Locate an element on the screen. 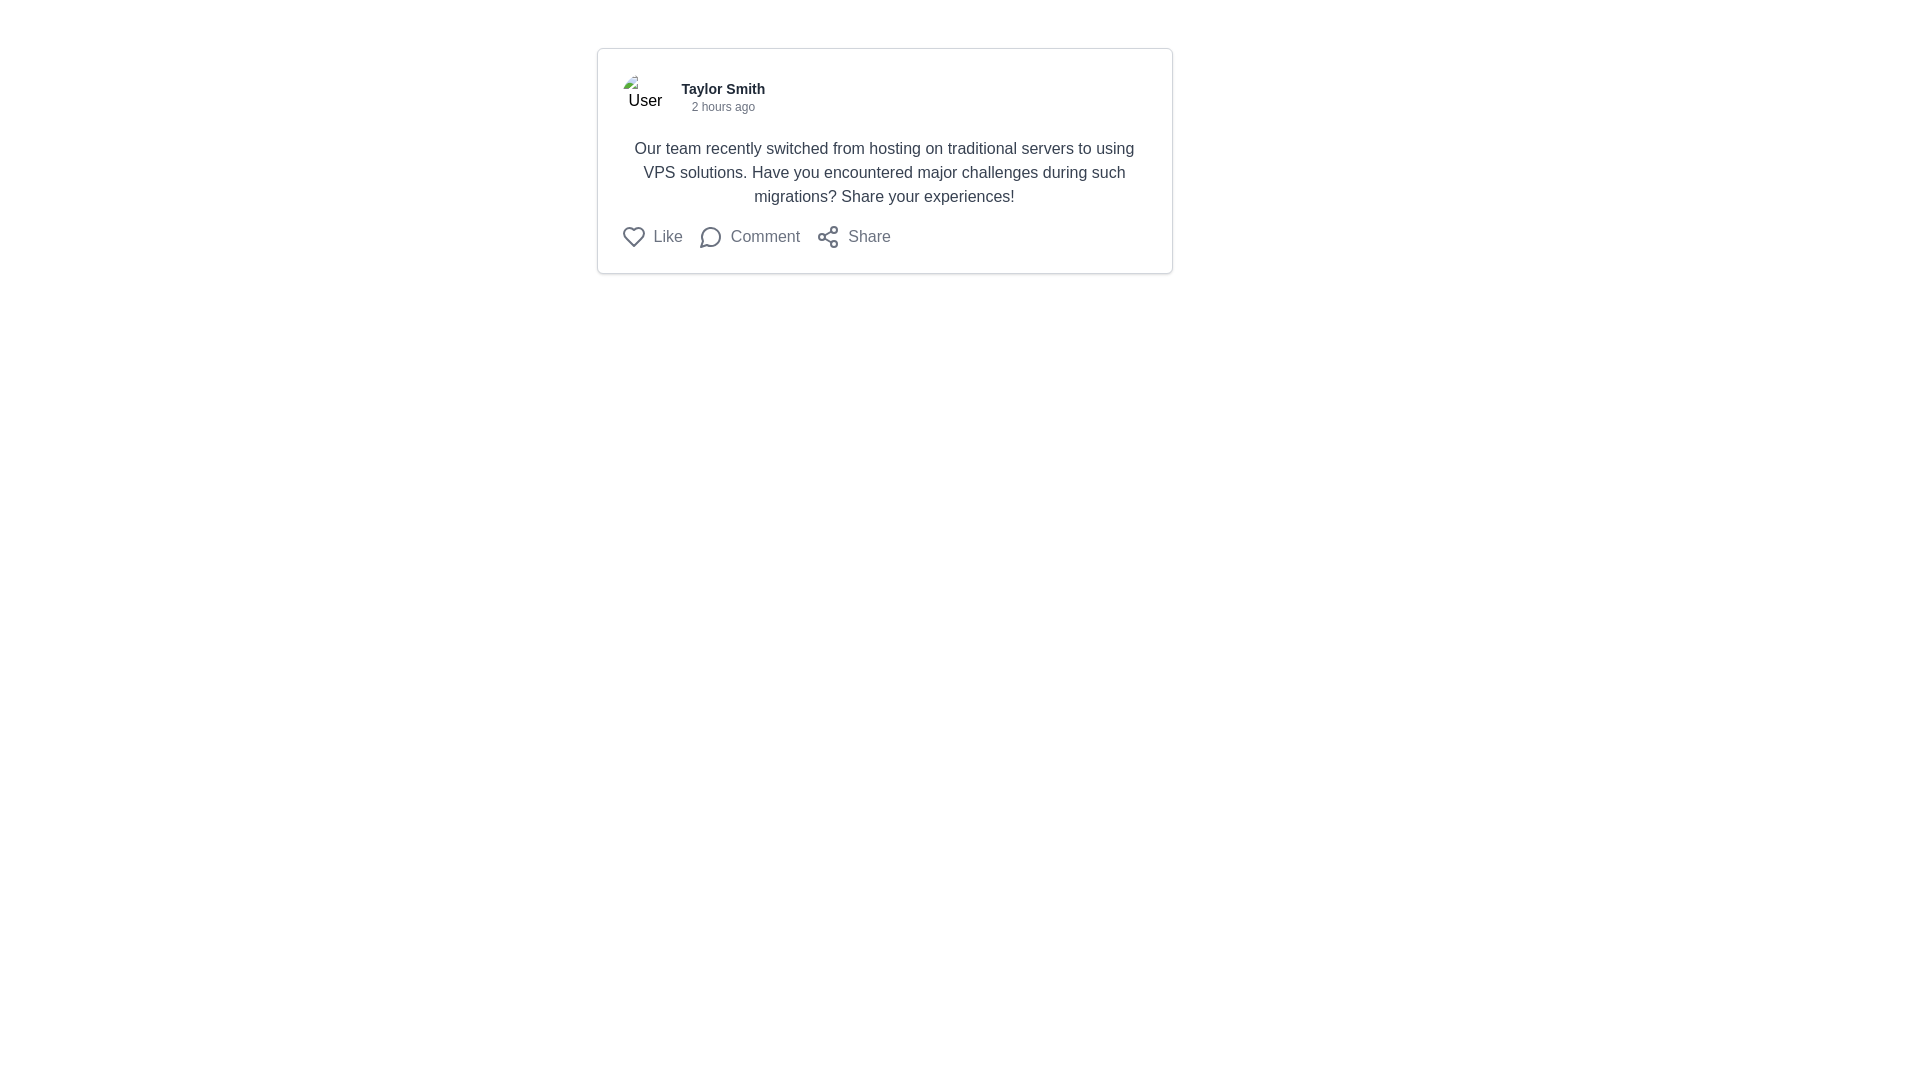 The image size is (1920, 1080). the 'Like' button, which features a heart icon and the text 'Like', located at the bottom-left of the card is located at coordinates (652, 235).